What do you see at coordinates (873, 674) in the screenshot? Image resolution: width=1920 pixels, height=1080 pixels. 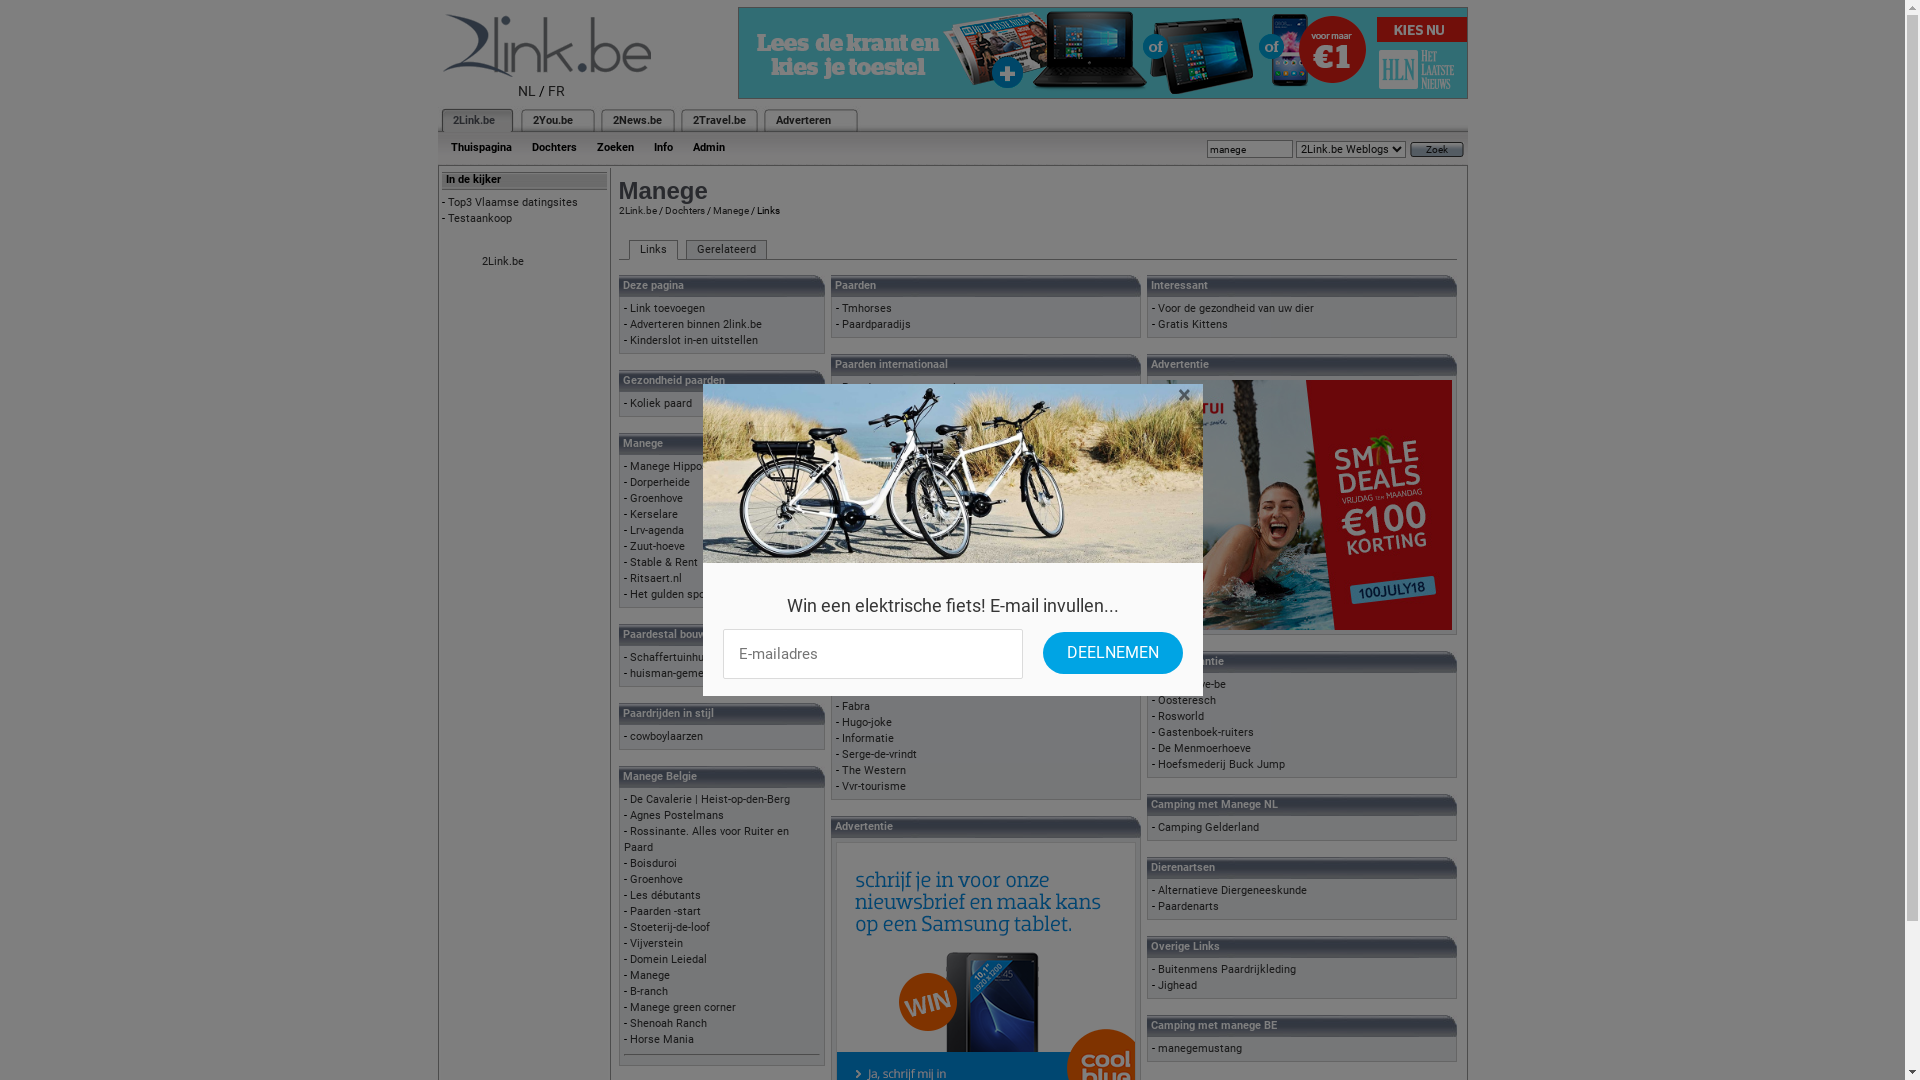 I see `'Paarden Info'` at bounding box center [873, 674].